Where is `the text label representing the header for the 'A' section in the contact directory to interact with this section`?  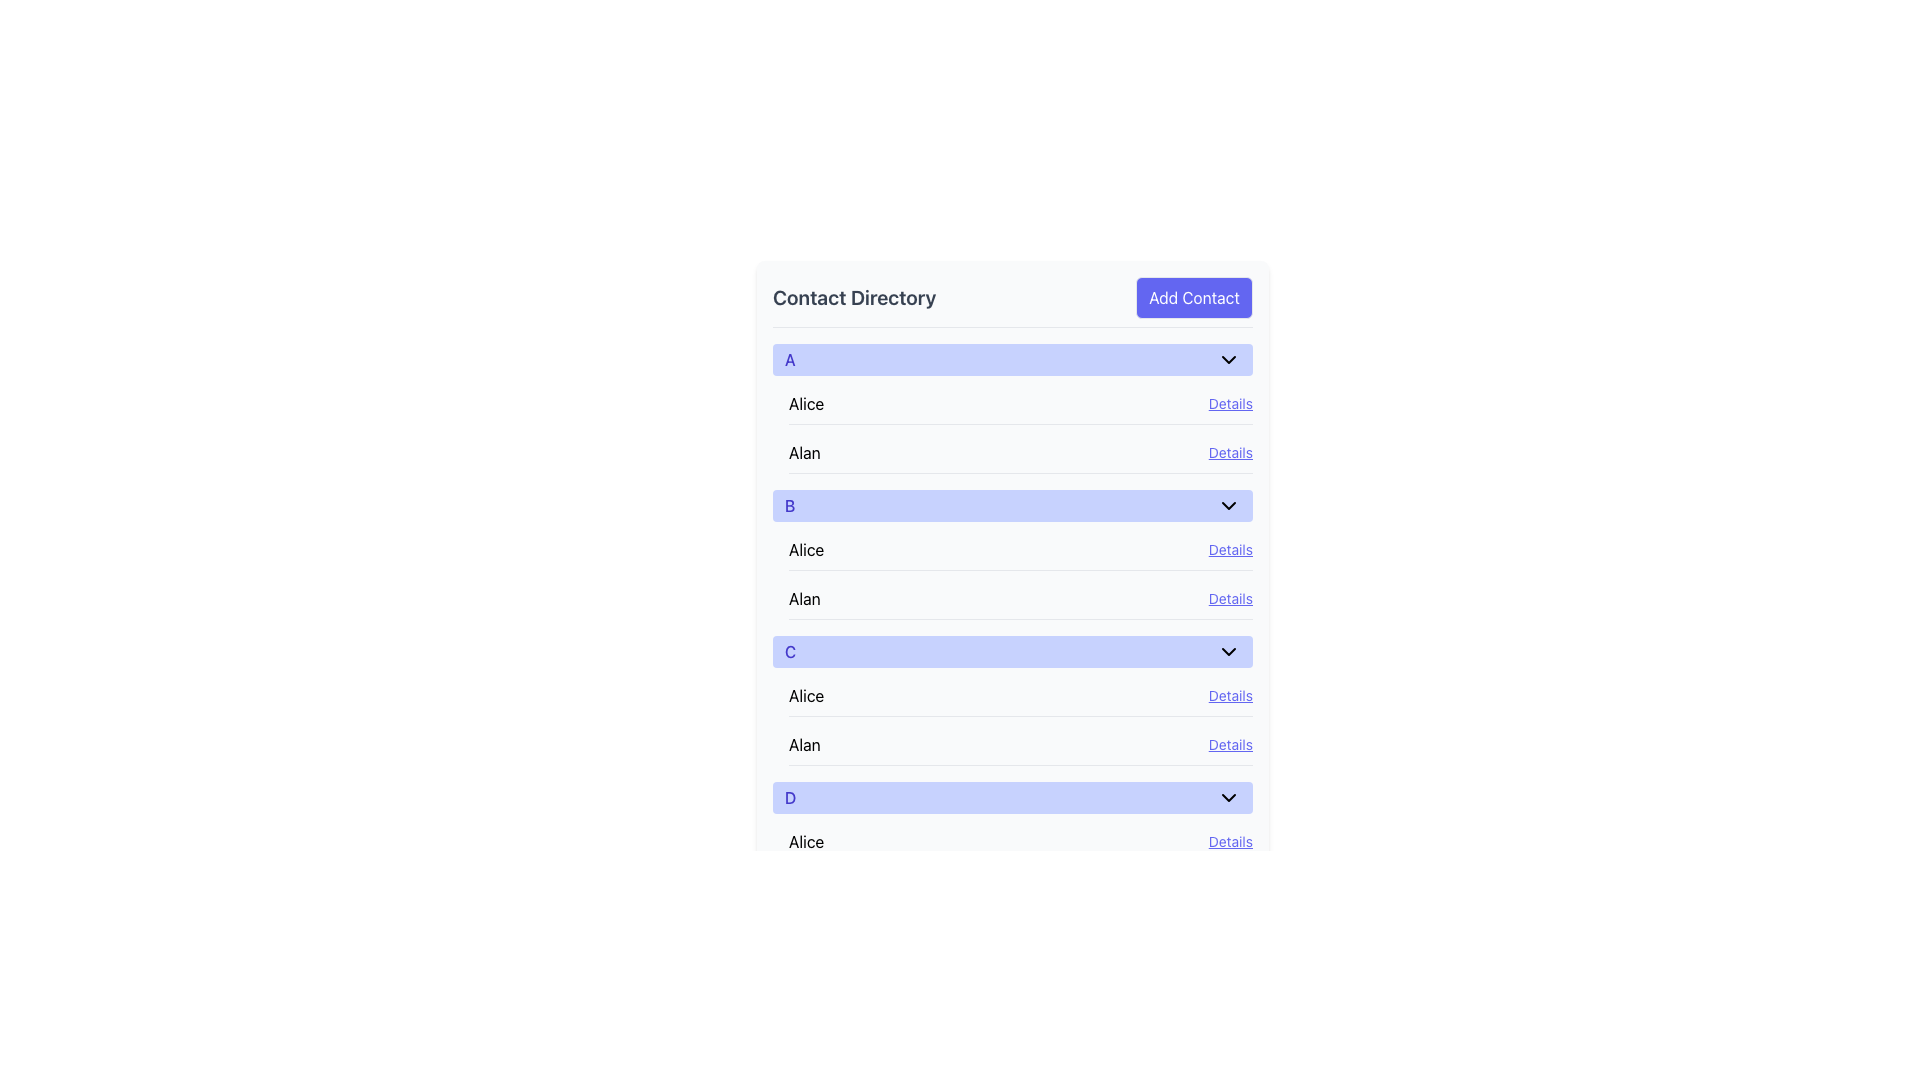 the text label representing the header for the 'A' section in the contact directory to interact with this section is located at coordinates (789, 358).